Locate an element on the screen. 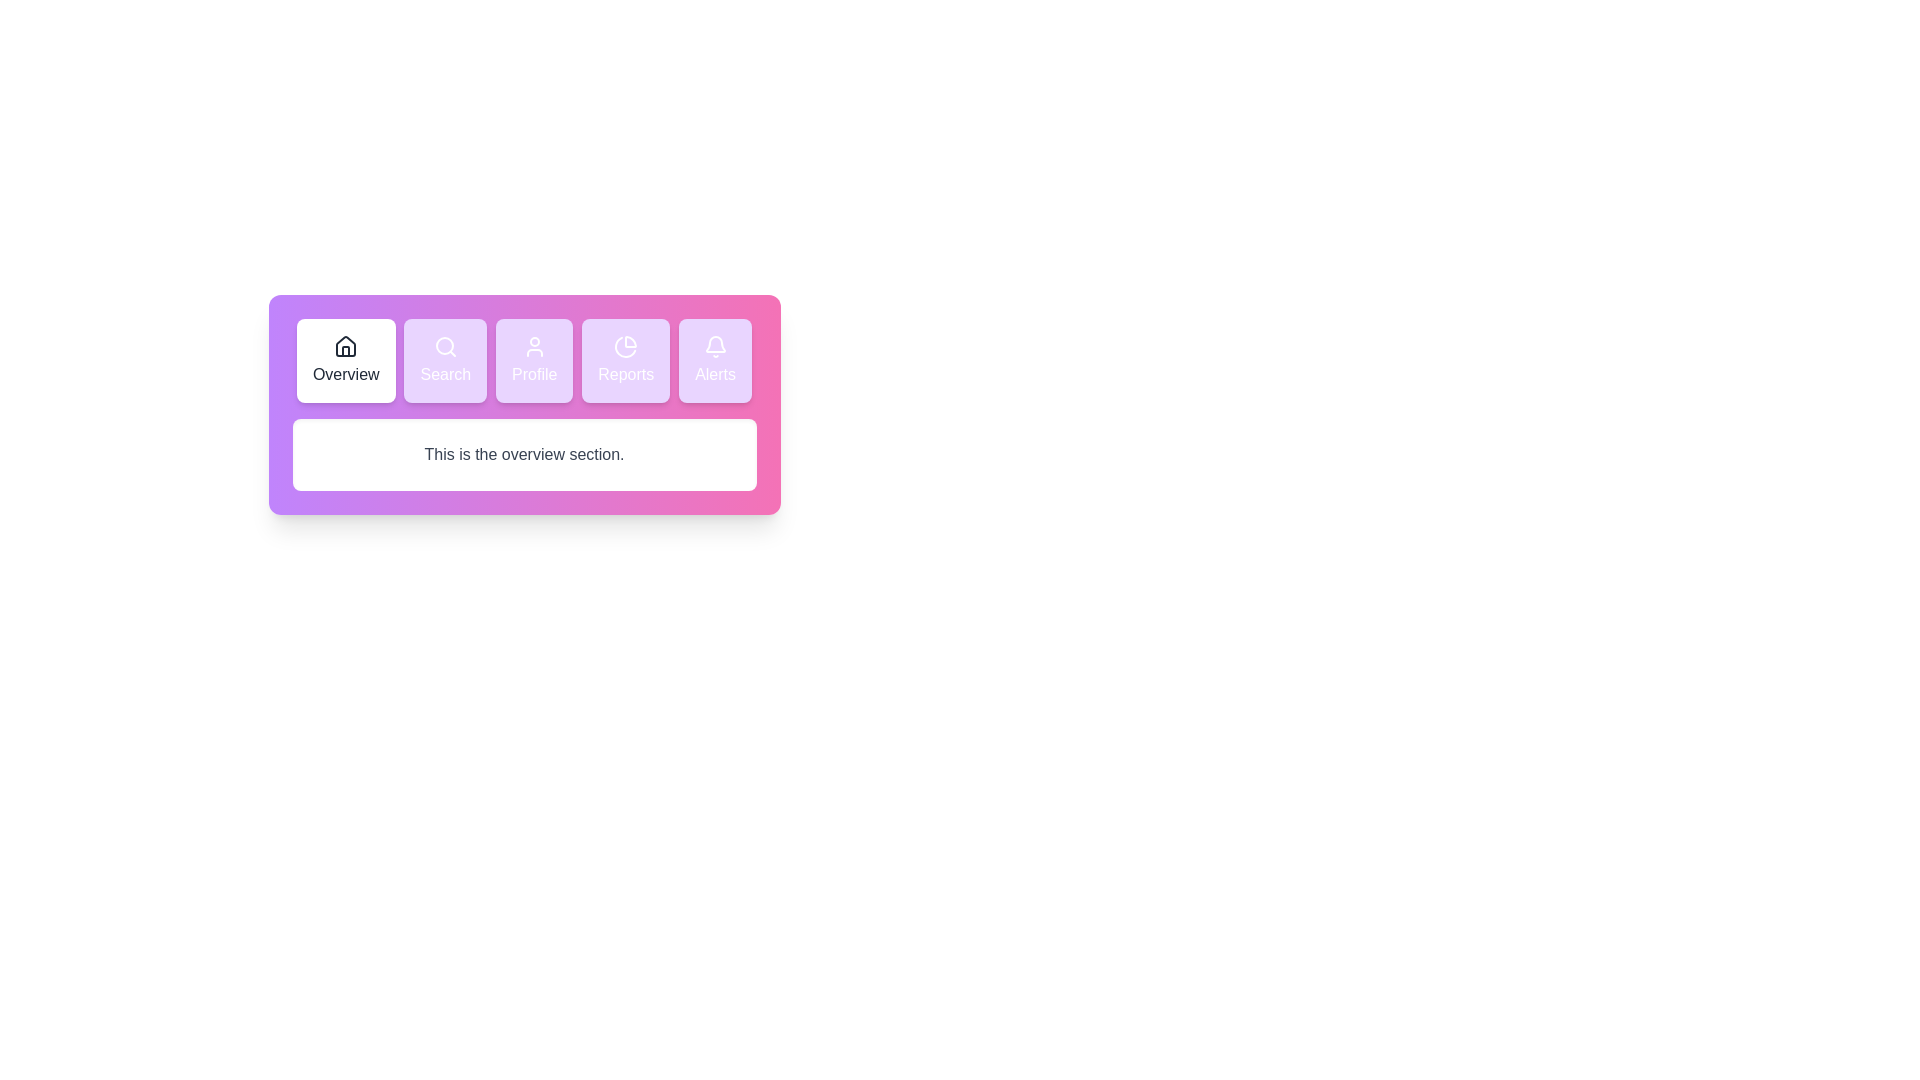 This screenshot has height=1080, width=1920. the 'Reports' label is located at coordinates (624, 374).